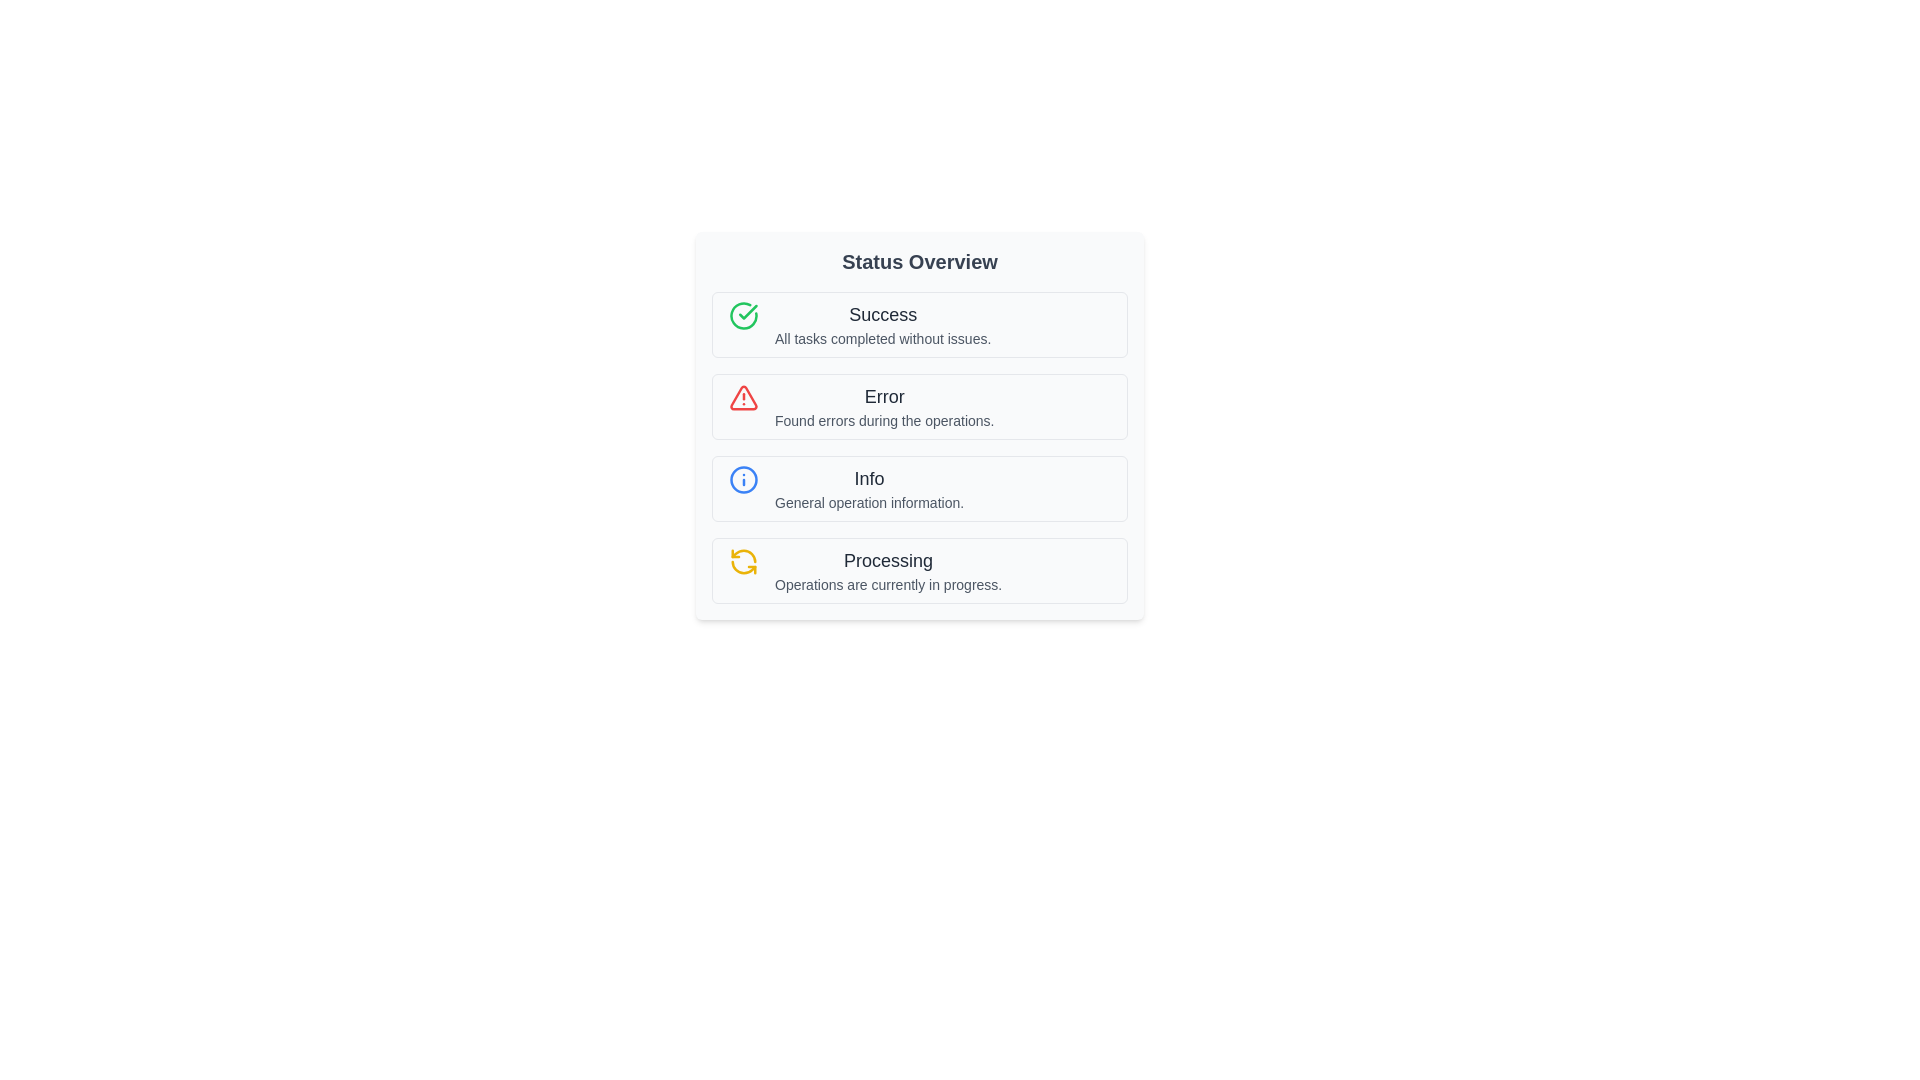 Image resolution: width=1920 pixels, height=1080 pixels. Describe the element at coordinates (747, 312) in the screenshot. I see `the checkmark icon located in the top-left corner of the 'Success' section of the 'Status Overview' panel, which is styled with a green stroke color and indicates a successful operation` at that location.